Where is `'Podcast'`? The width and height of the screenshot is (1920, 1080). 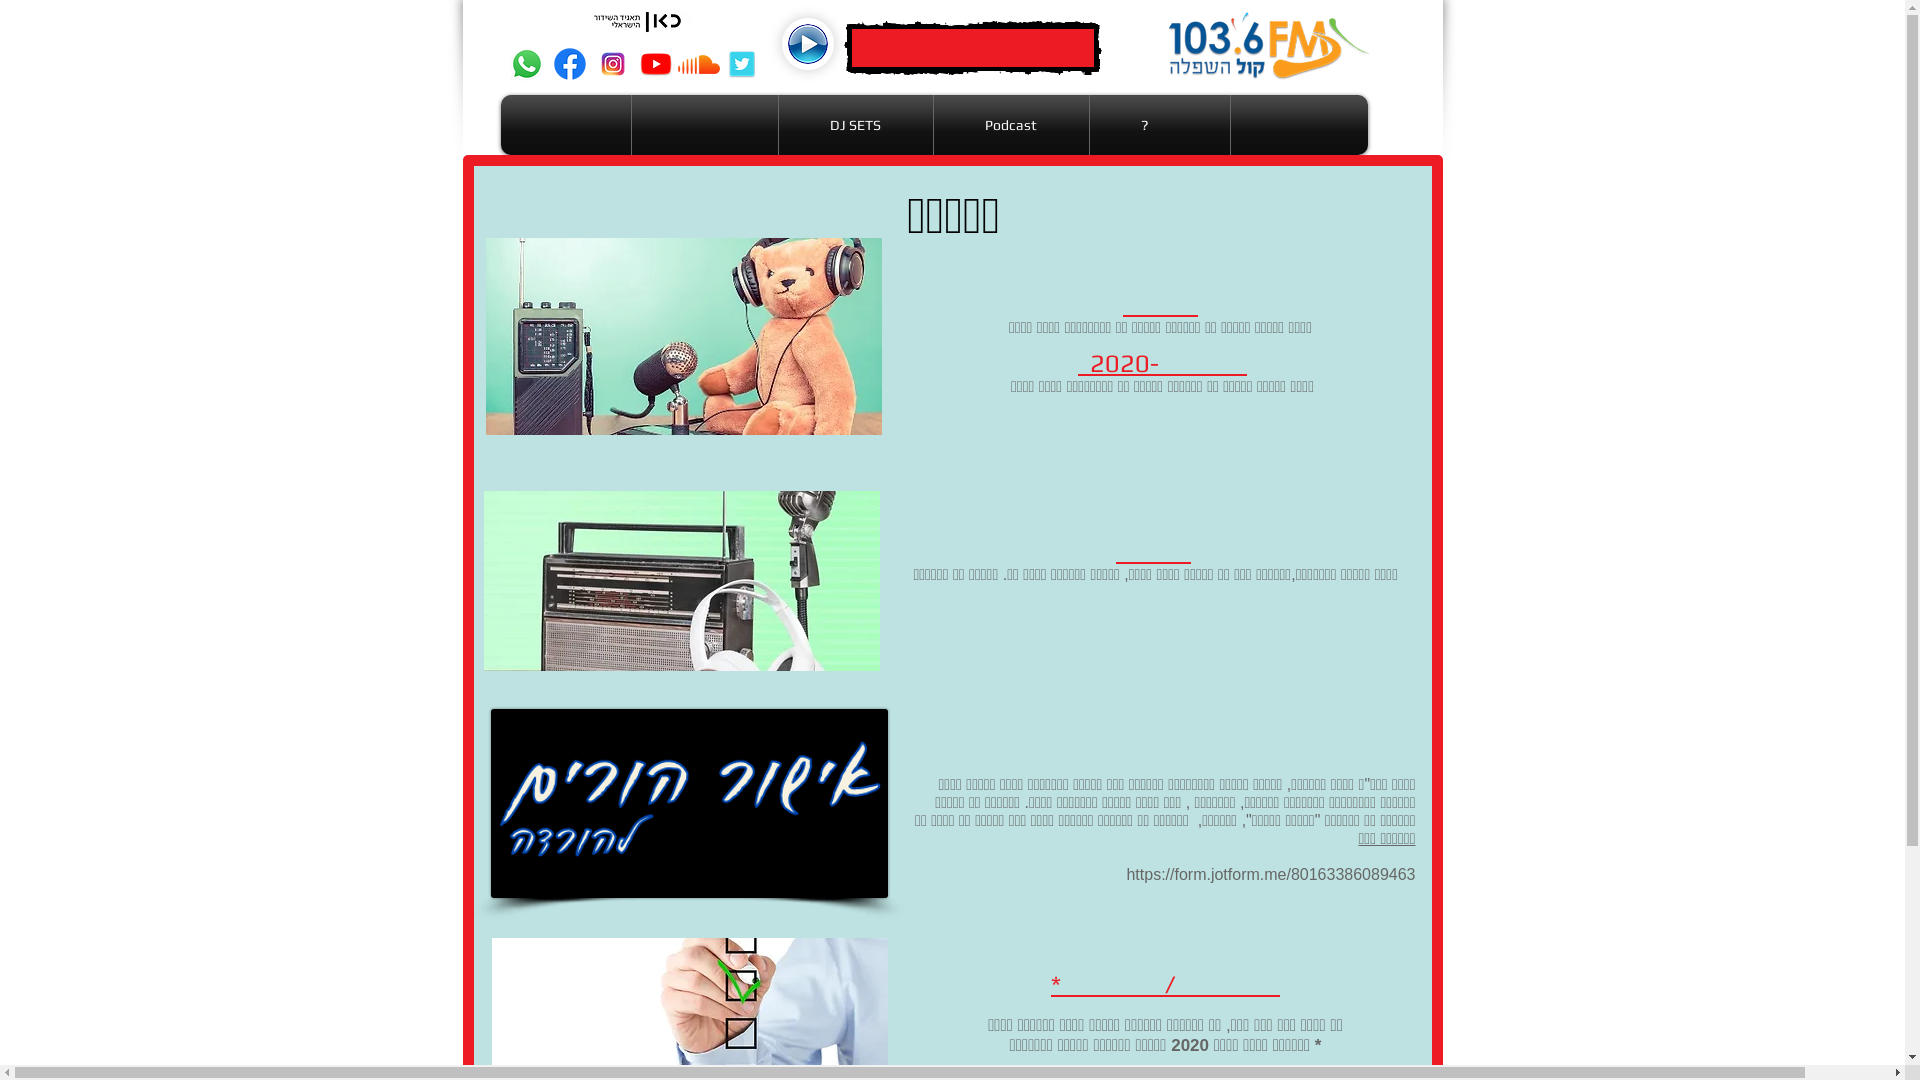
'Podcast' is located at coordinates (1010, 124).